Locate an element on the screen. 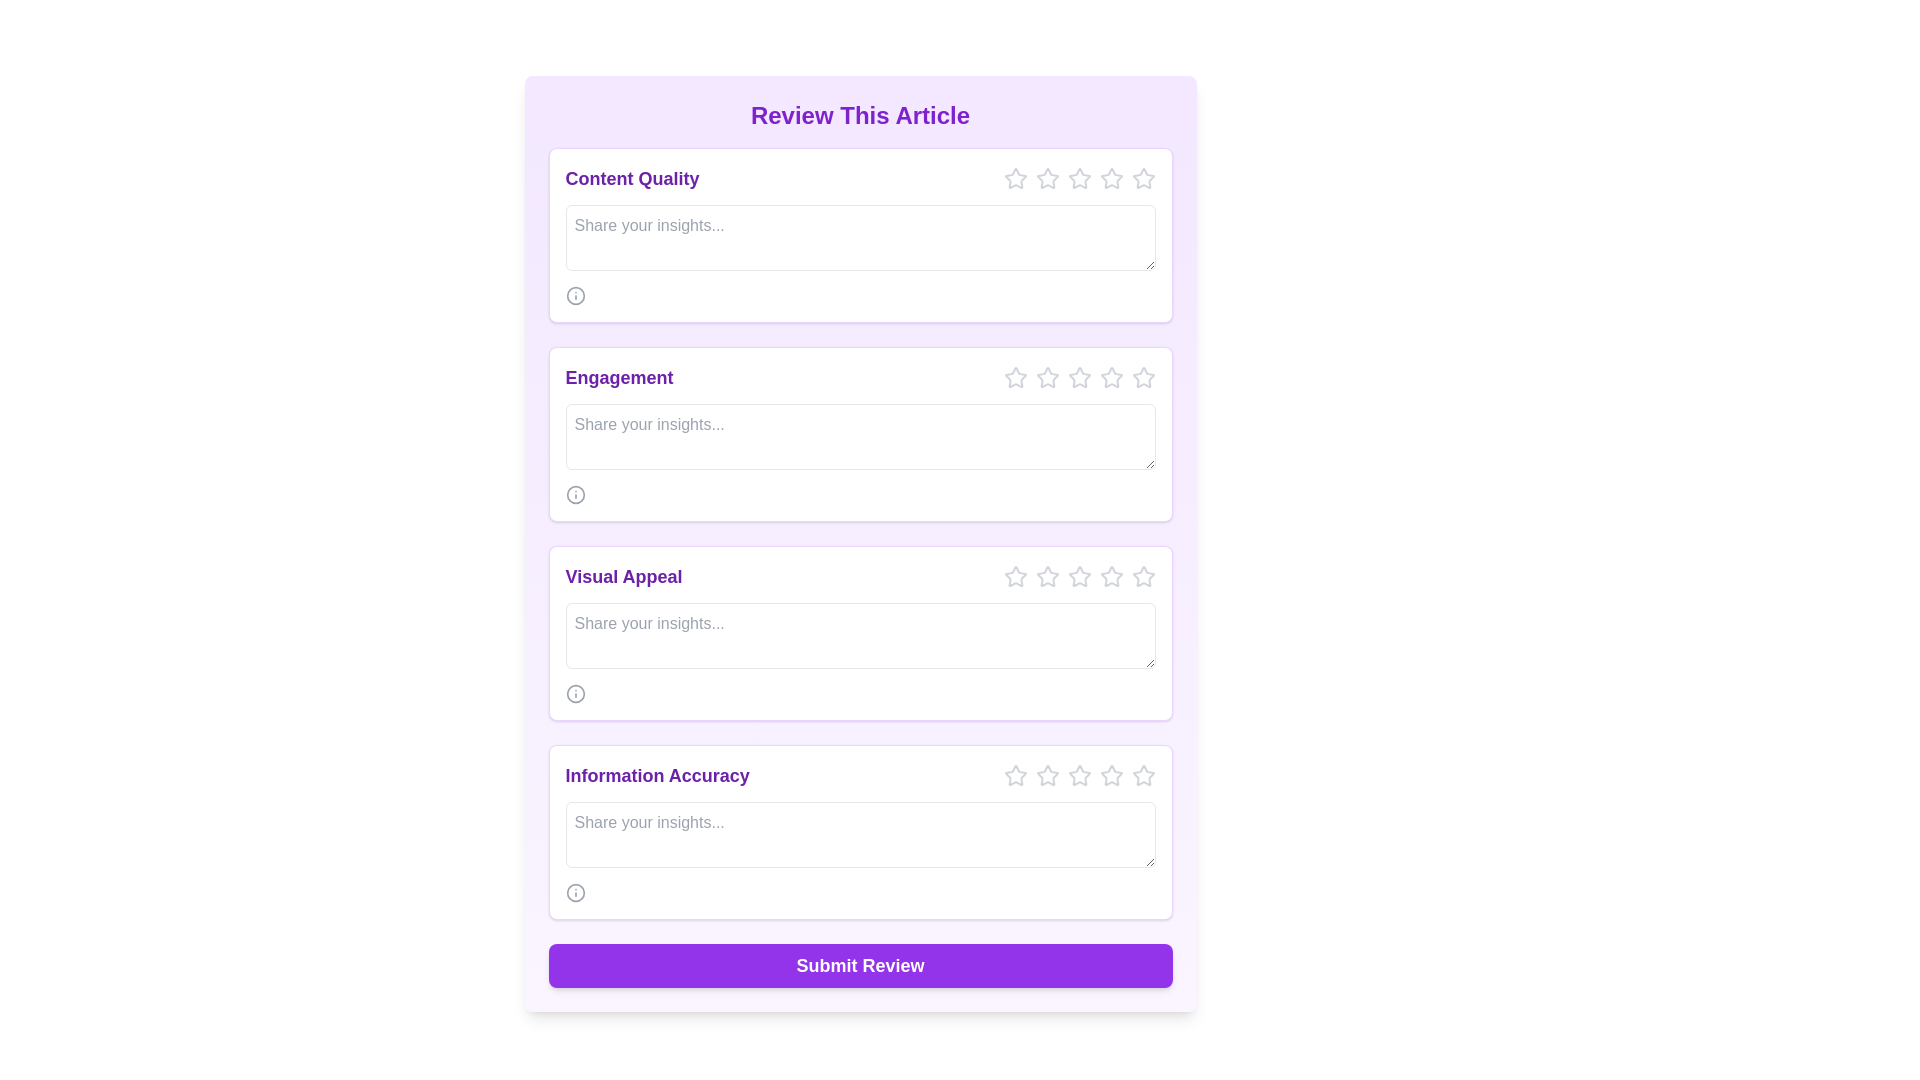 The height and width of the screenshot is (1080, 1920). the third star in the rating system located in the 'Information Accuracy' section is located at coordinates (1078, 774).